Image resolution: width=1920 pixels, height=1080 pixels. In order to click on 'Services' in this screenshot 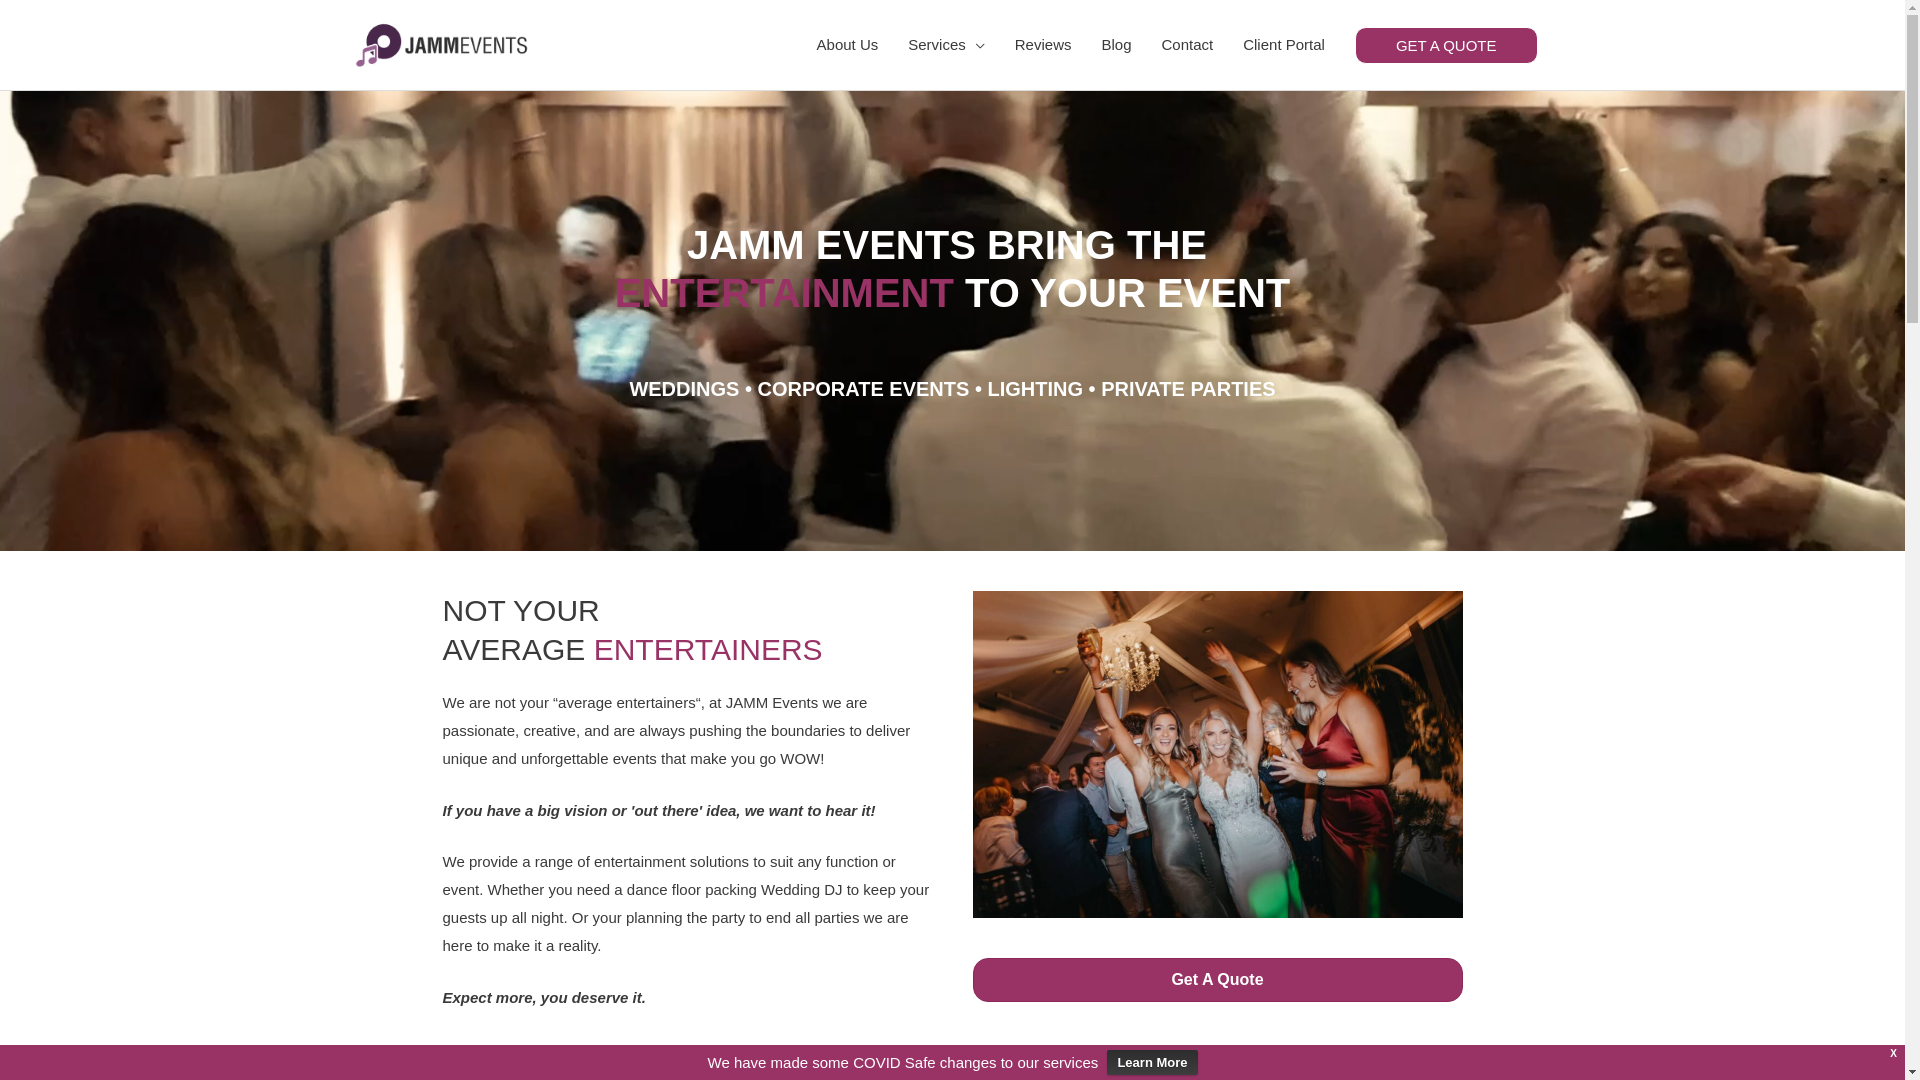, I will do `click(891, 45)`.